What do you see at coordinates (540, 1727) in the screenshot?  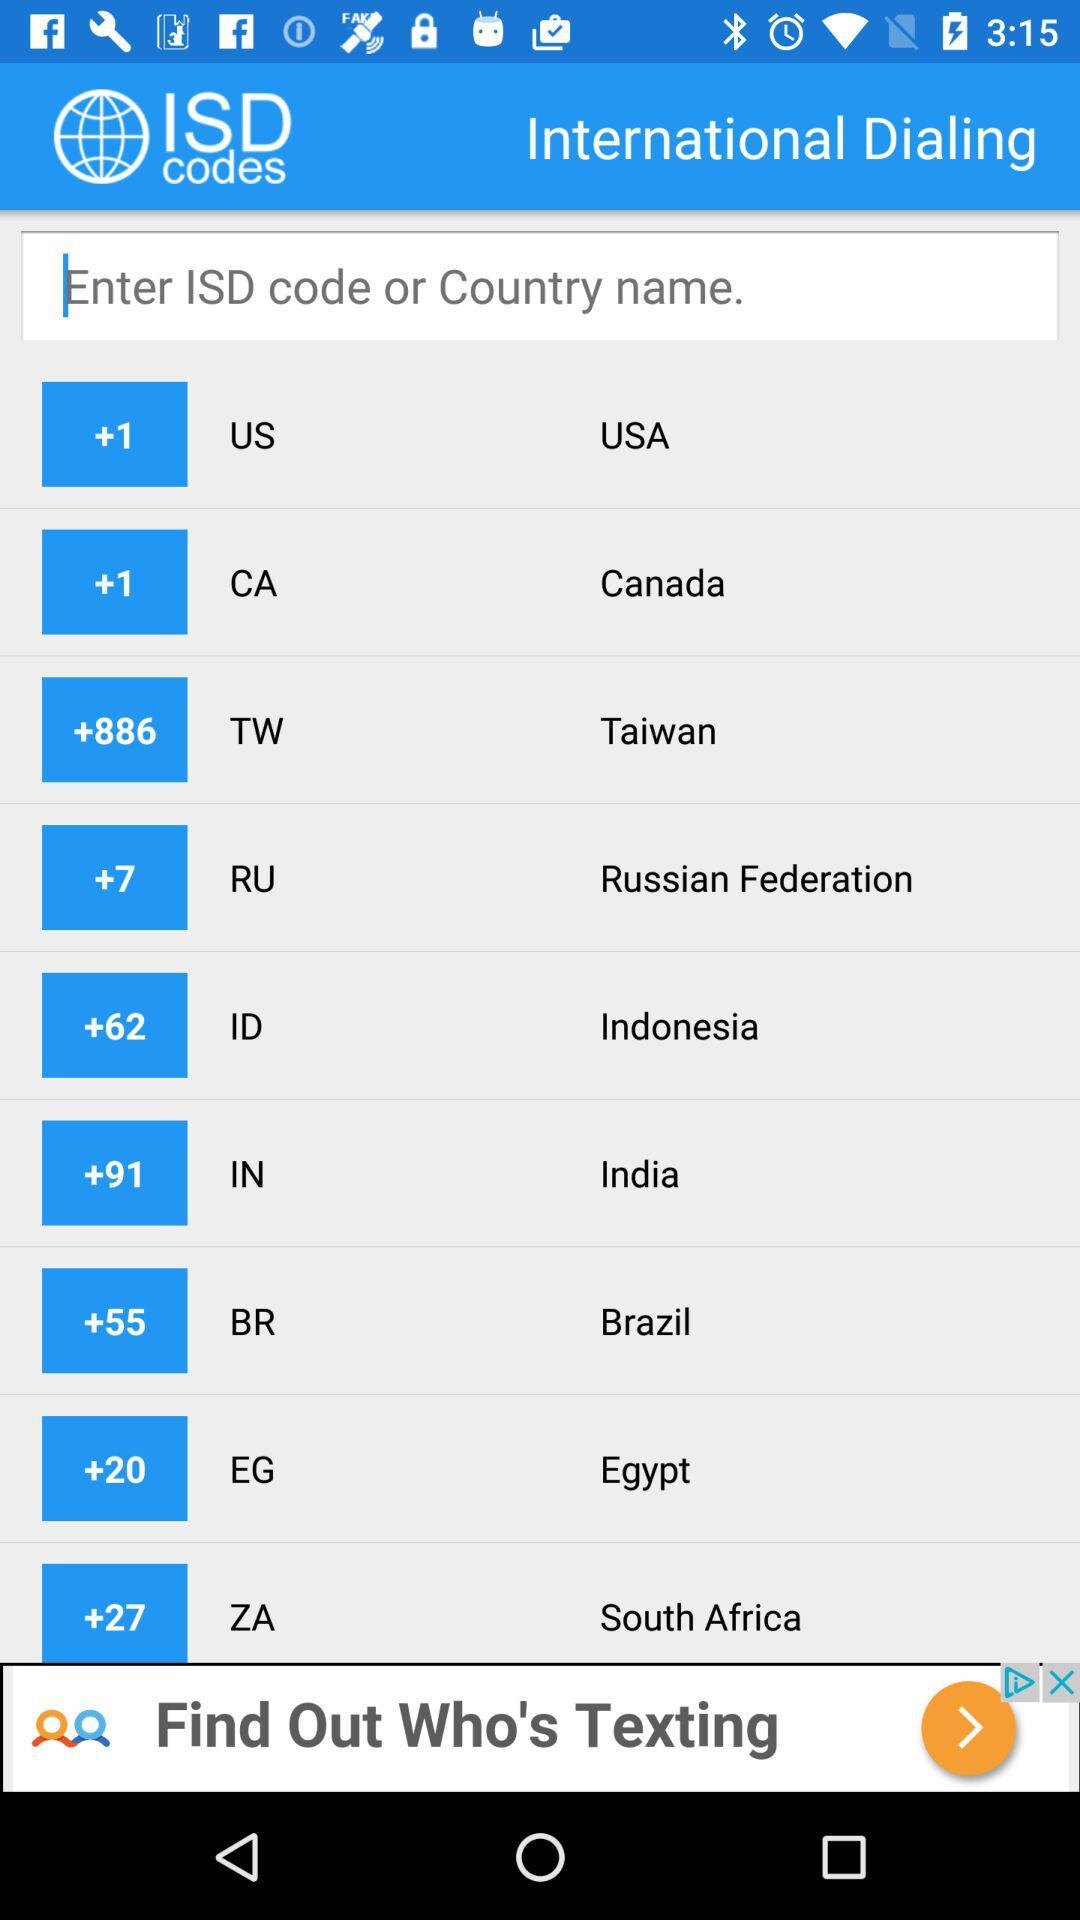 I see `goes to advertiser 's website` at bounding box center [540, 1727].